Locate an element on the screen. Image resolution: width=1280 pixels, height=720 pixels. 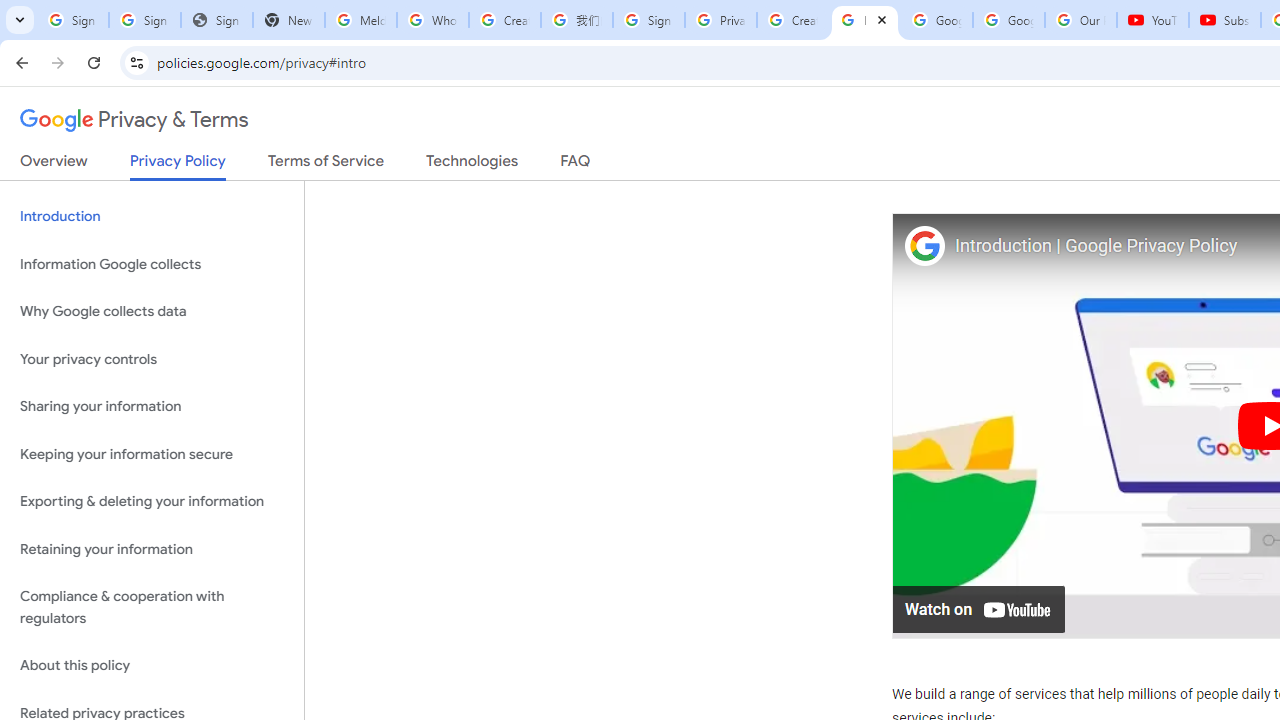
'Your privacy controls' is located at coordinates (151, 358).